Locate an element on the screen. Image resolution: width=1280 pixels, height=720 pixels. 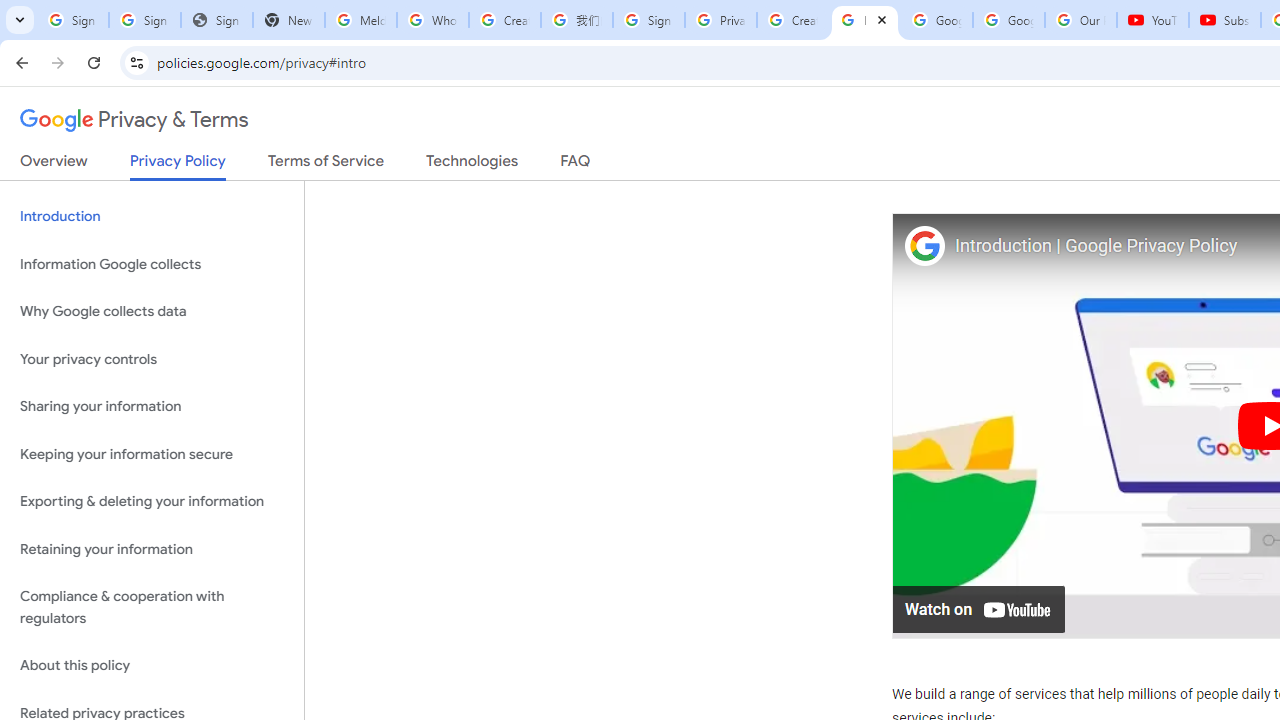
'Your privacy controls' is located at coordinates (151, 358).